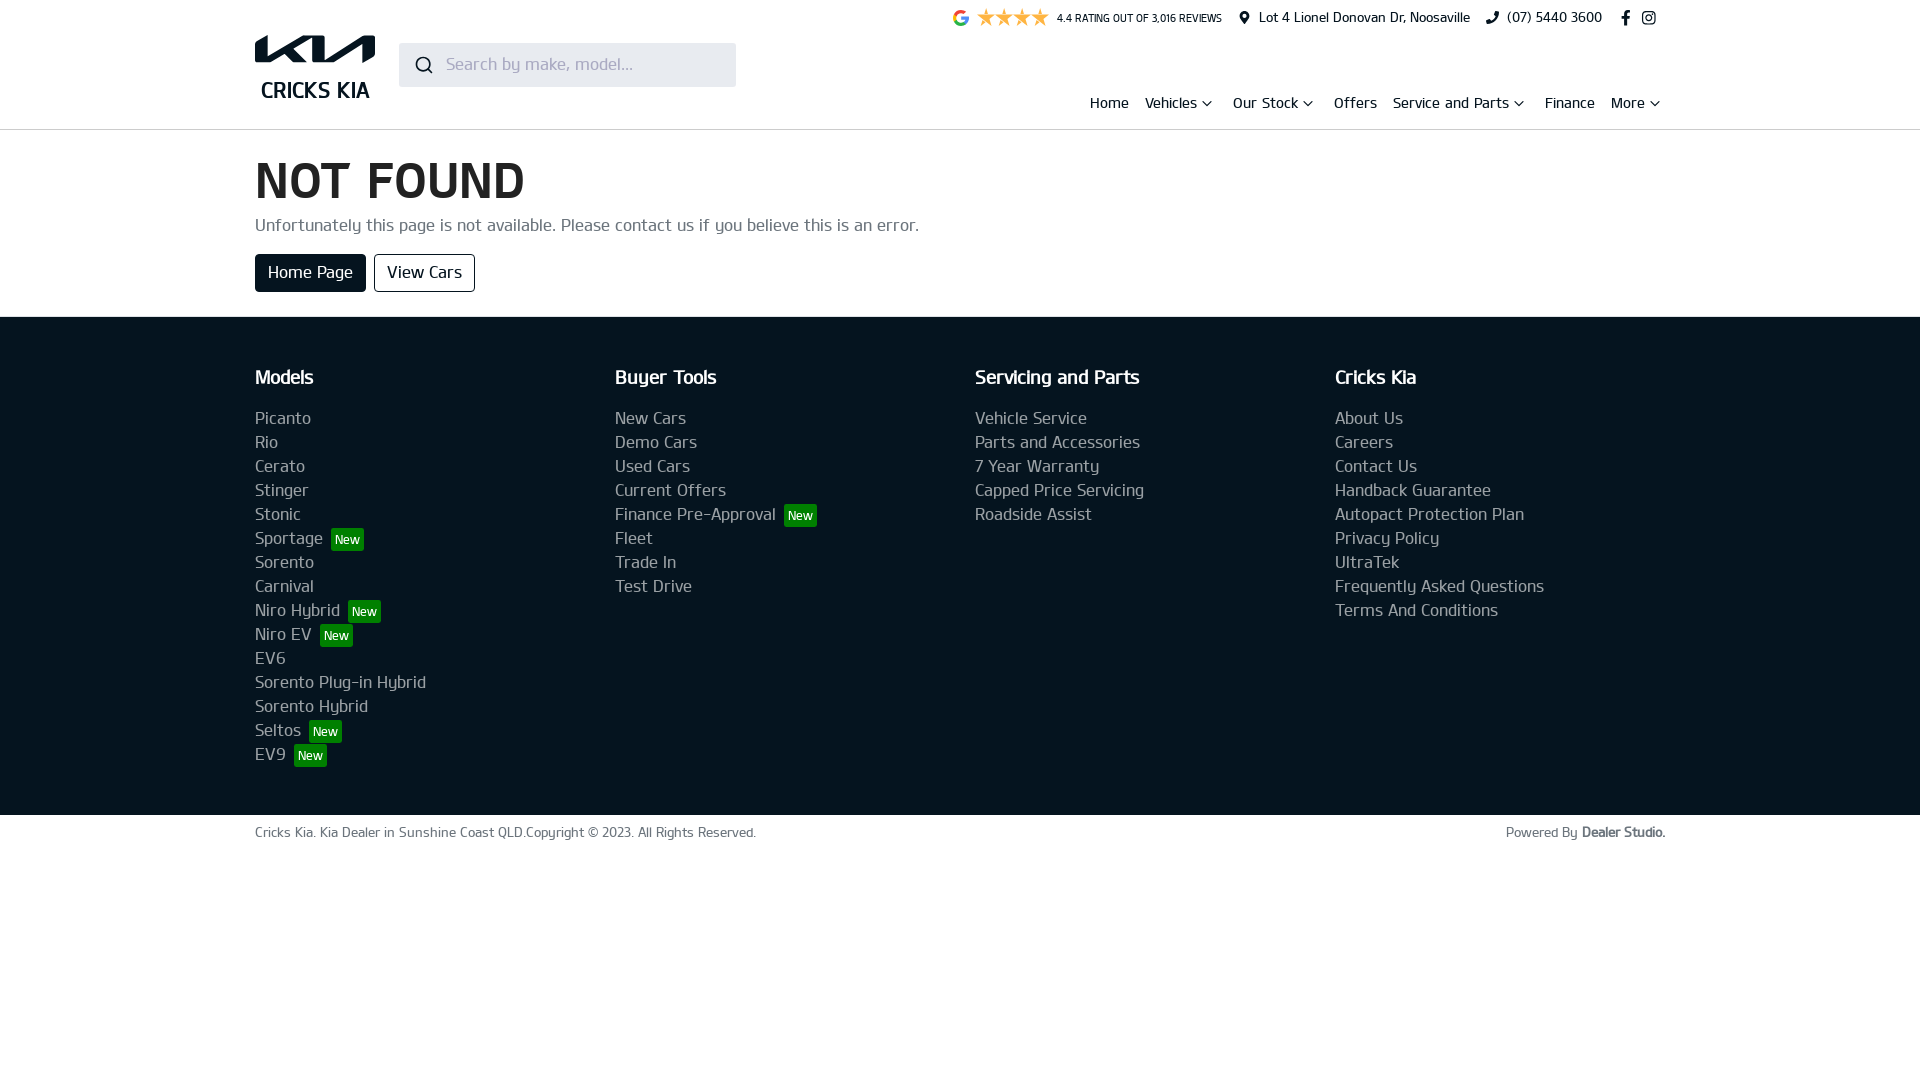 The image size is (1920, 1080). What do you see at coordinates (1108, 102) in the screenshot?
I see `'Home'` at bounding box center [1108, 102].